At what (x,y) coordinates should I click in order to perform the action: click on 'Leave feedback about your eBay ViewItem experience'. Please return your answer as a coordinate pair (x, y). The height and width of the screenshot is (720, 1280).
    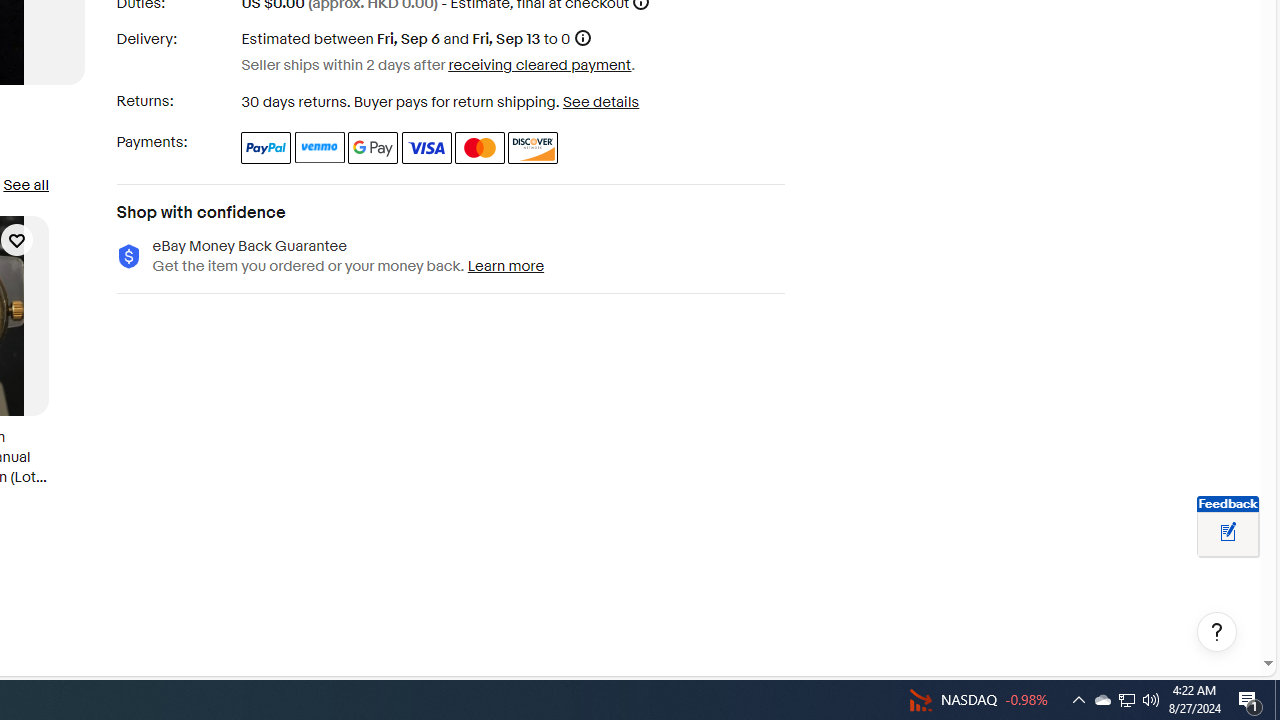
    Looking at the image, I should click on (1227, 532).